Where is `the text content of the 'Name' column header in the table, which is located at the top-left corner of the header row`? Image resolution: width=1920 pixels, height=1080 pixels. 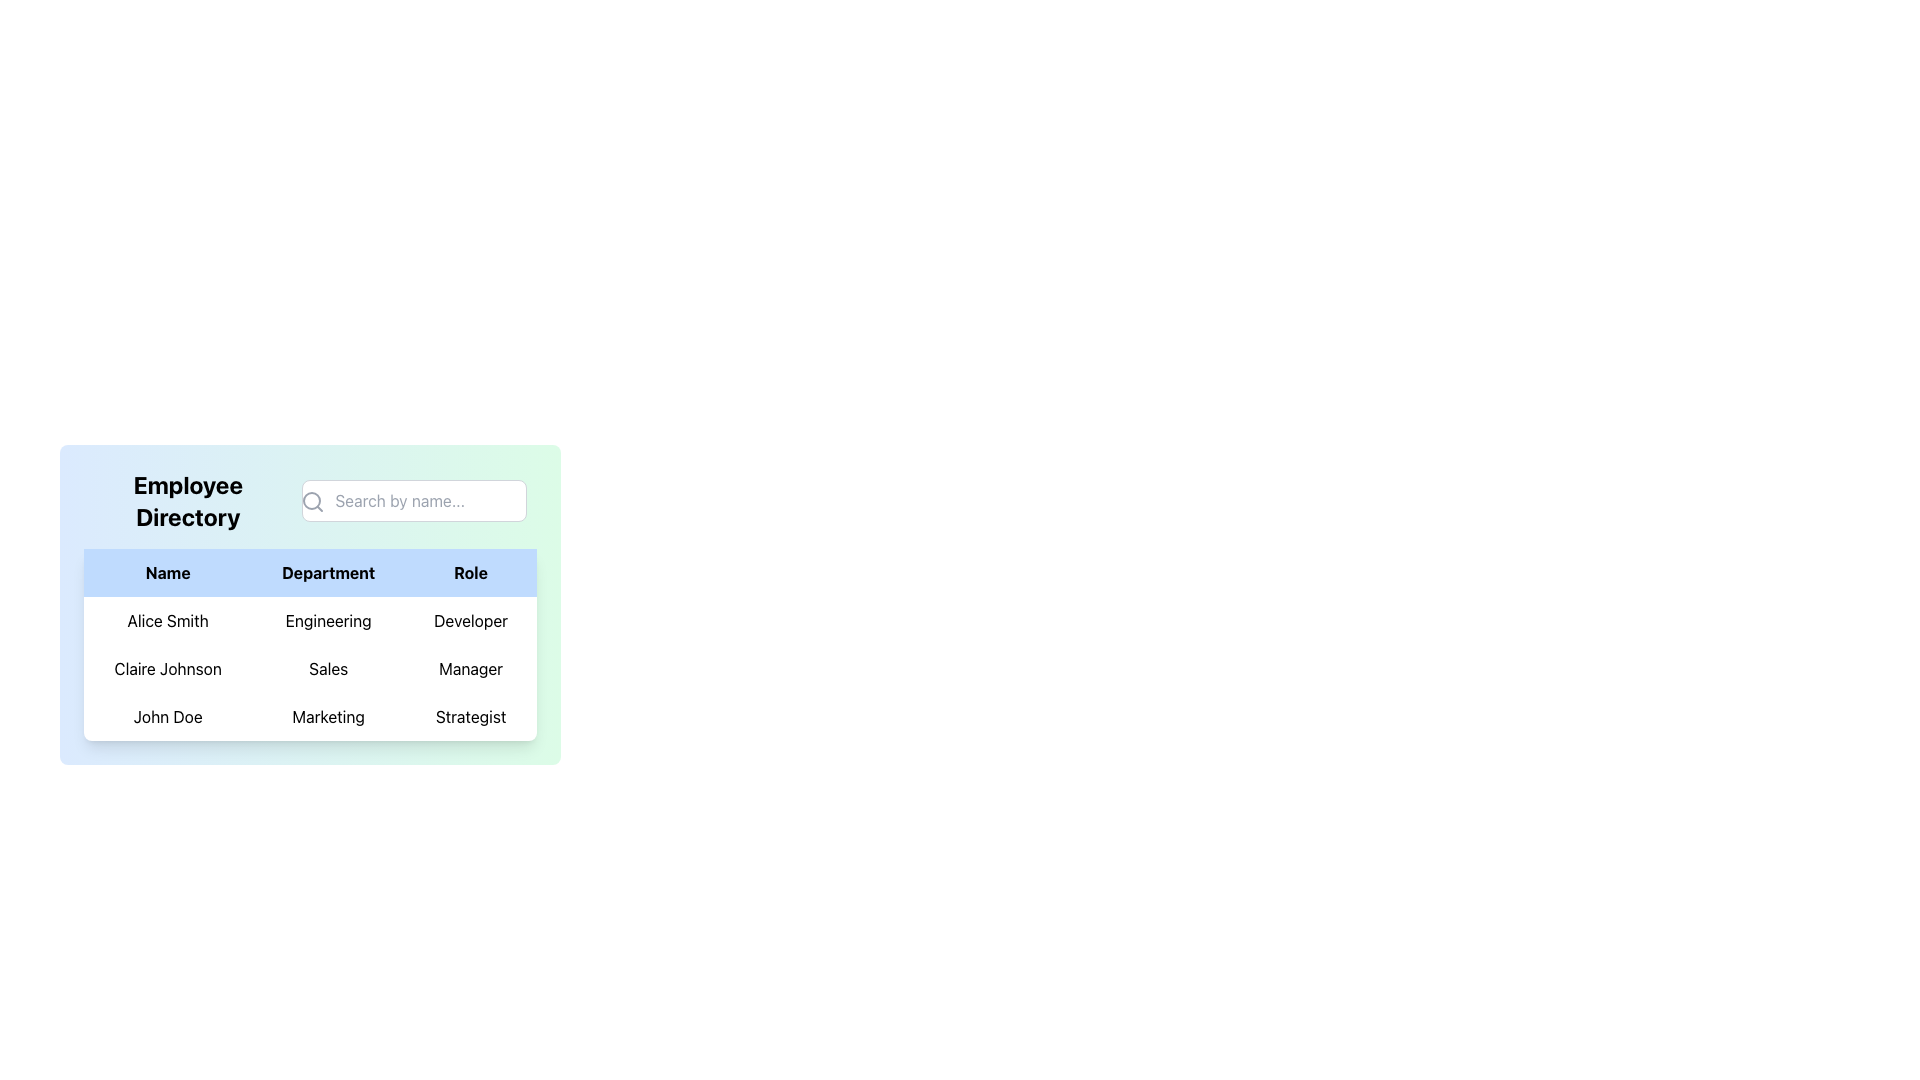 the text content of the 'Name' column header in the table, which is located at the top-left corner of the header row is located at coordinates (168, 573).